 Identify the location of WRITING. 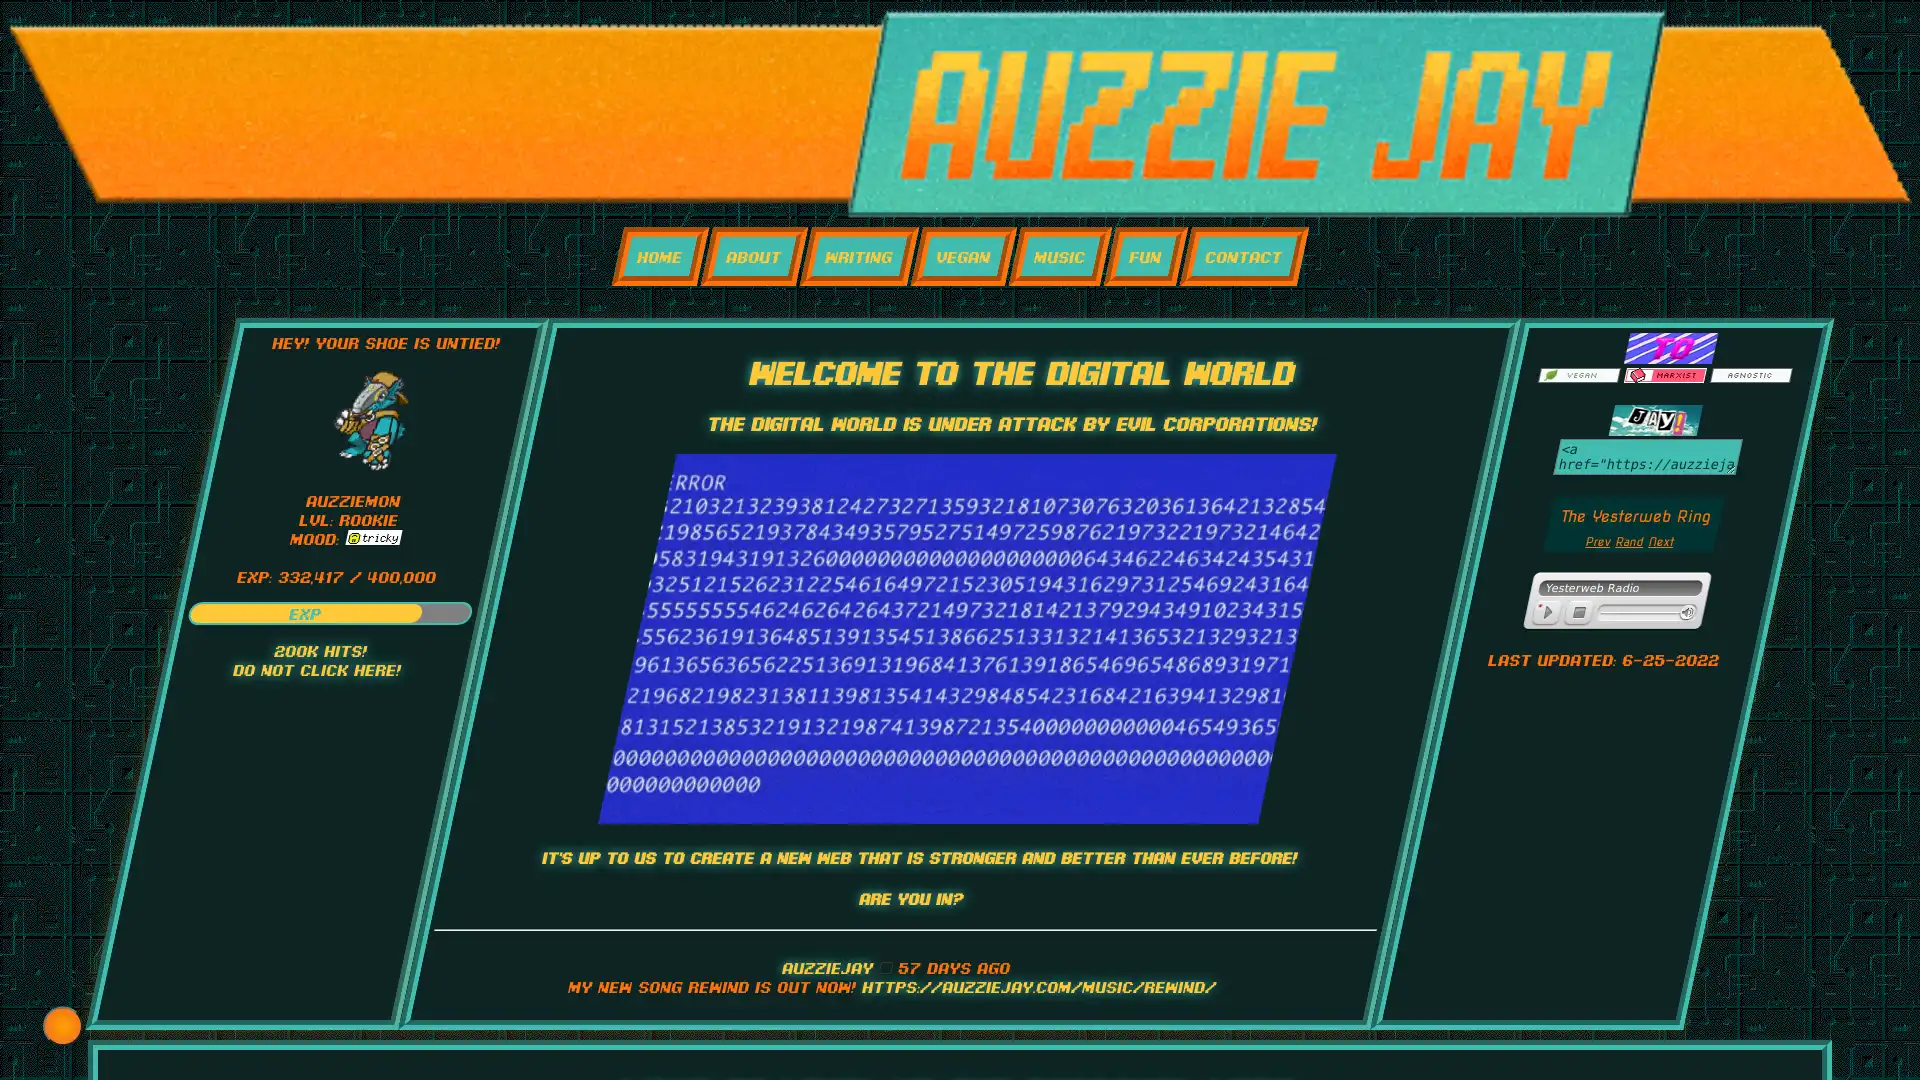
(858, 255).